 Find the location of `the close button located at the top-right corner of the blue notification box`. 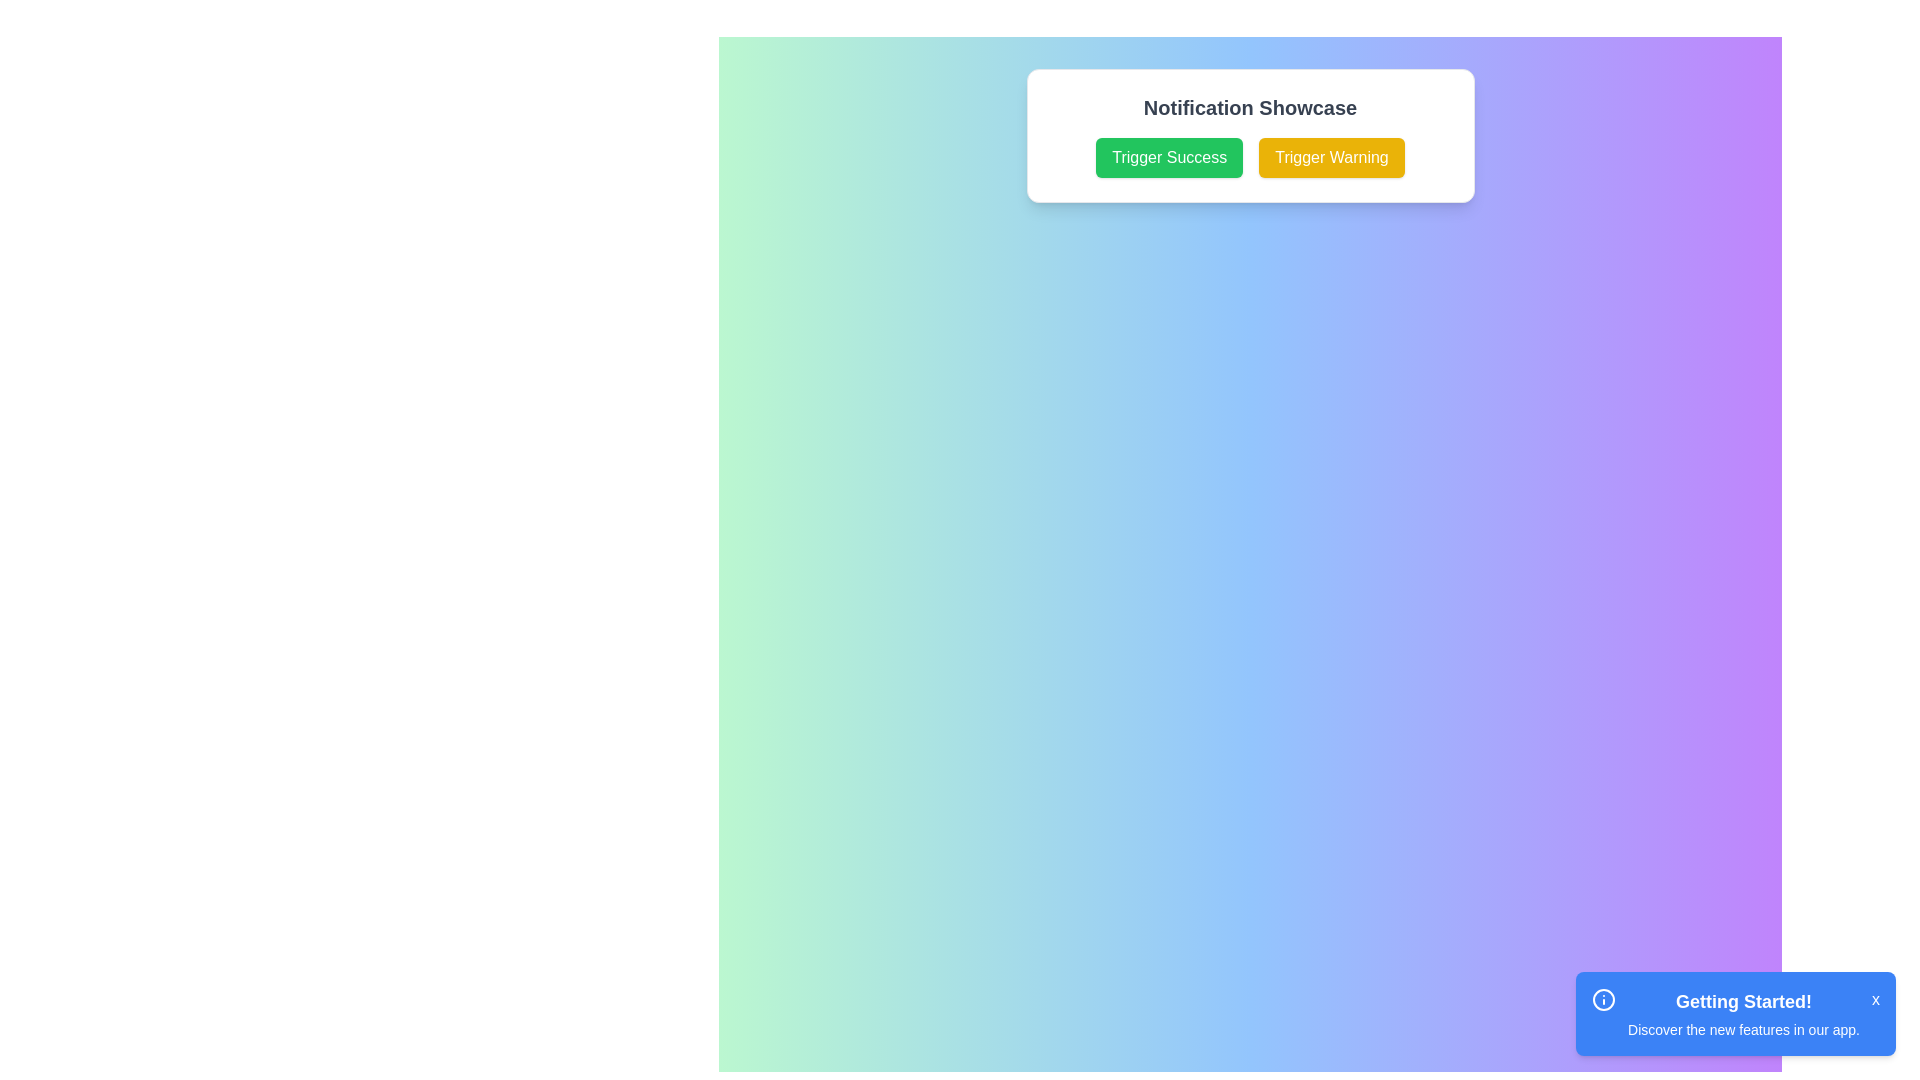

the close button located at the top-right corner of the blue notification box is located at coordinates (1875, 999).